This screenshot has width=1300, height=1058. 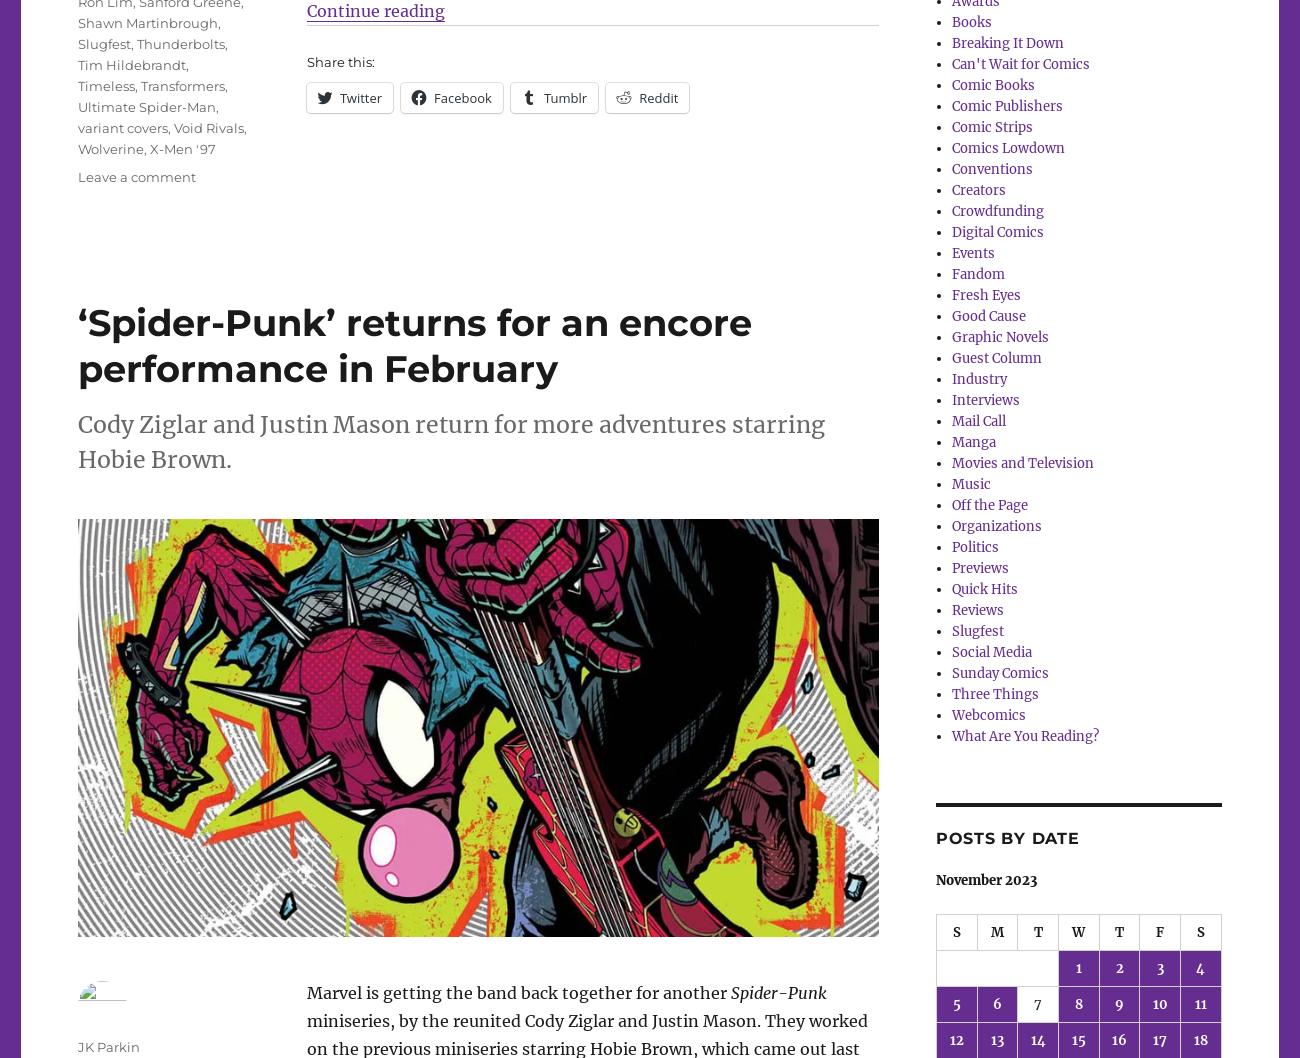 I want to click on 'variant covers', so click(x=121, y=125).